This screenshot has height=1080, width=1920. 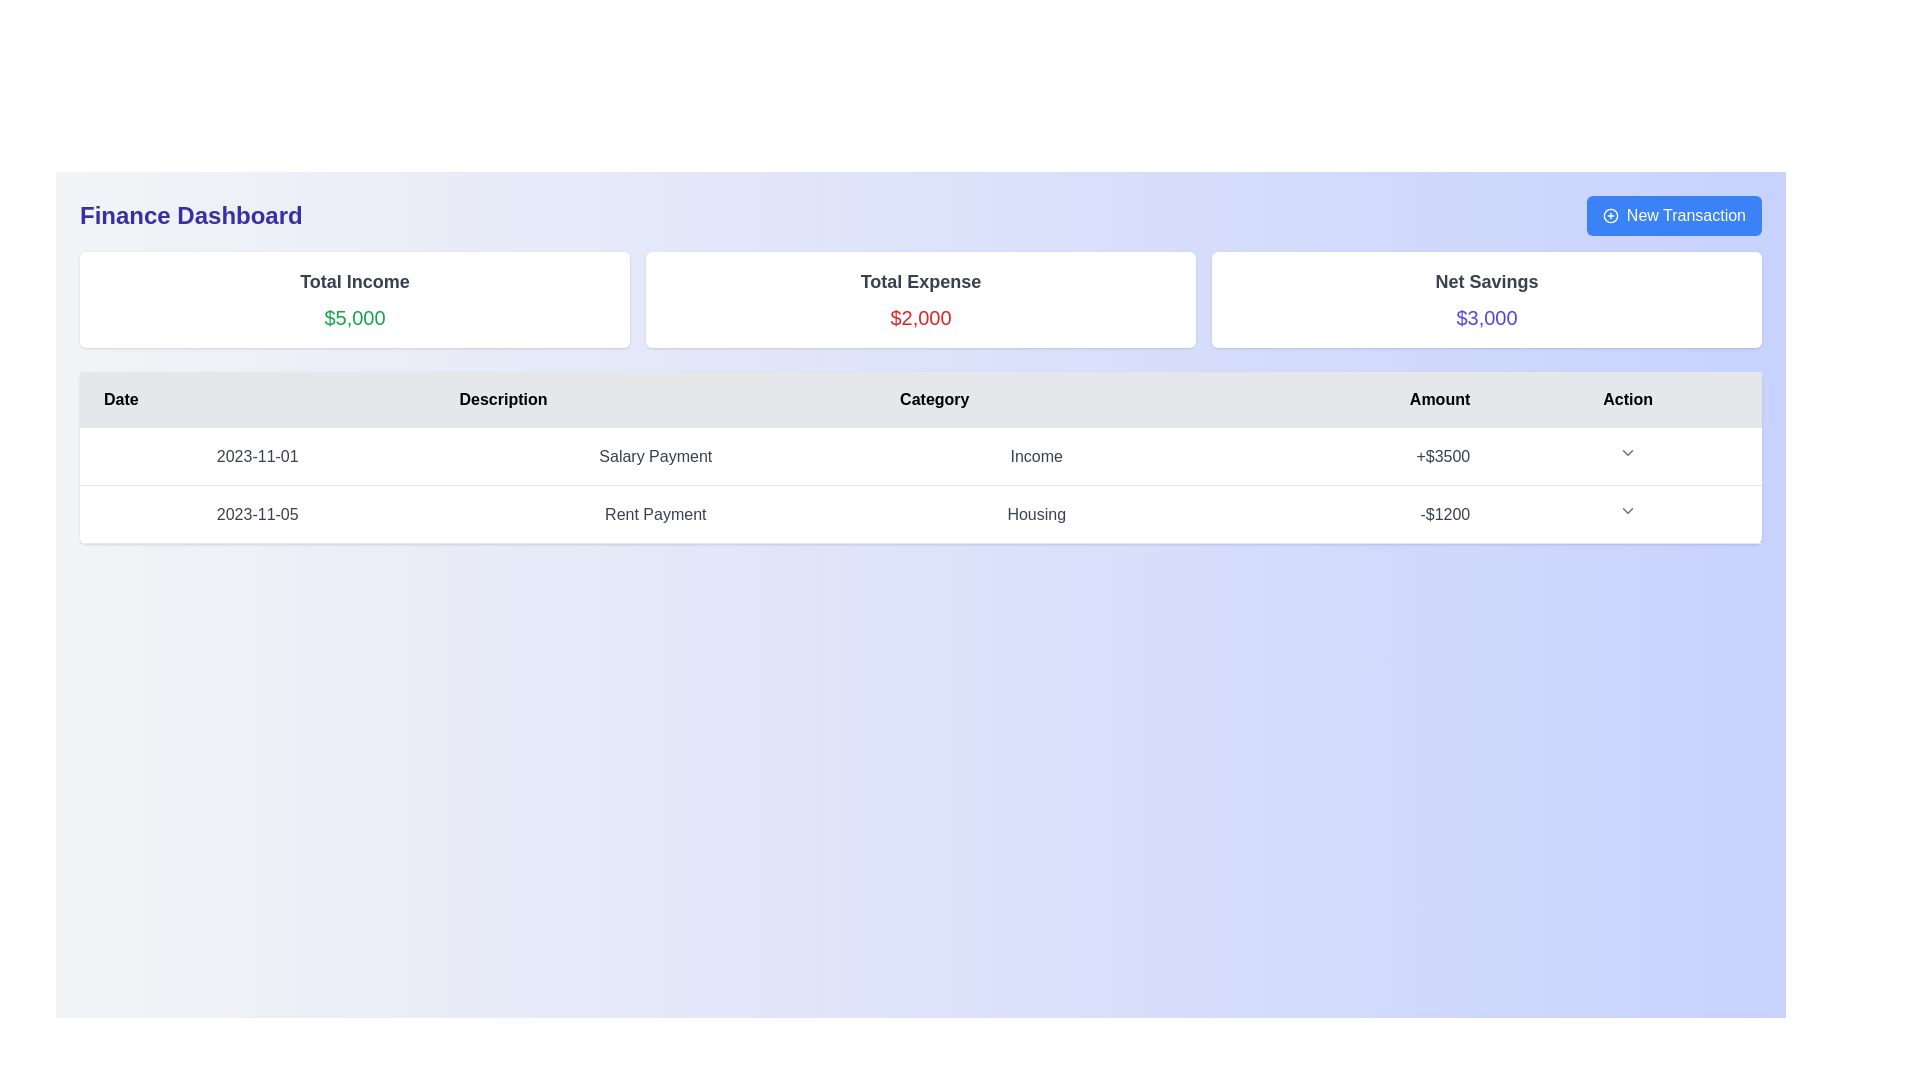 I want to click on the Text Label displaying the total expense figure, located below 'Total Expense' in the financial data card on the dashboard, so click(x=920, y=316).